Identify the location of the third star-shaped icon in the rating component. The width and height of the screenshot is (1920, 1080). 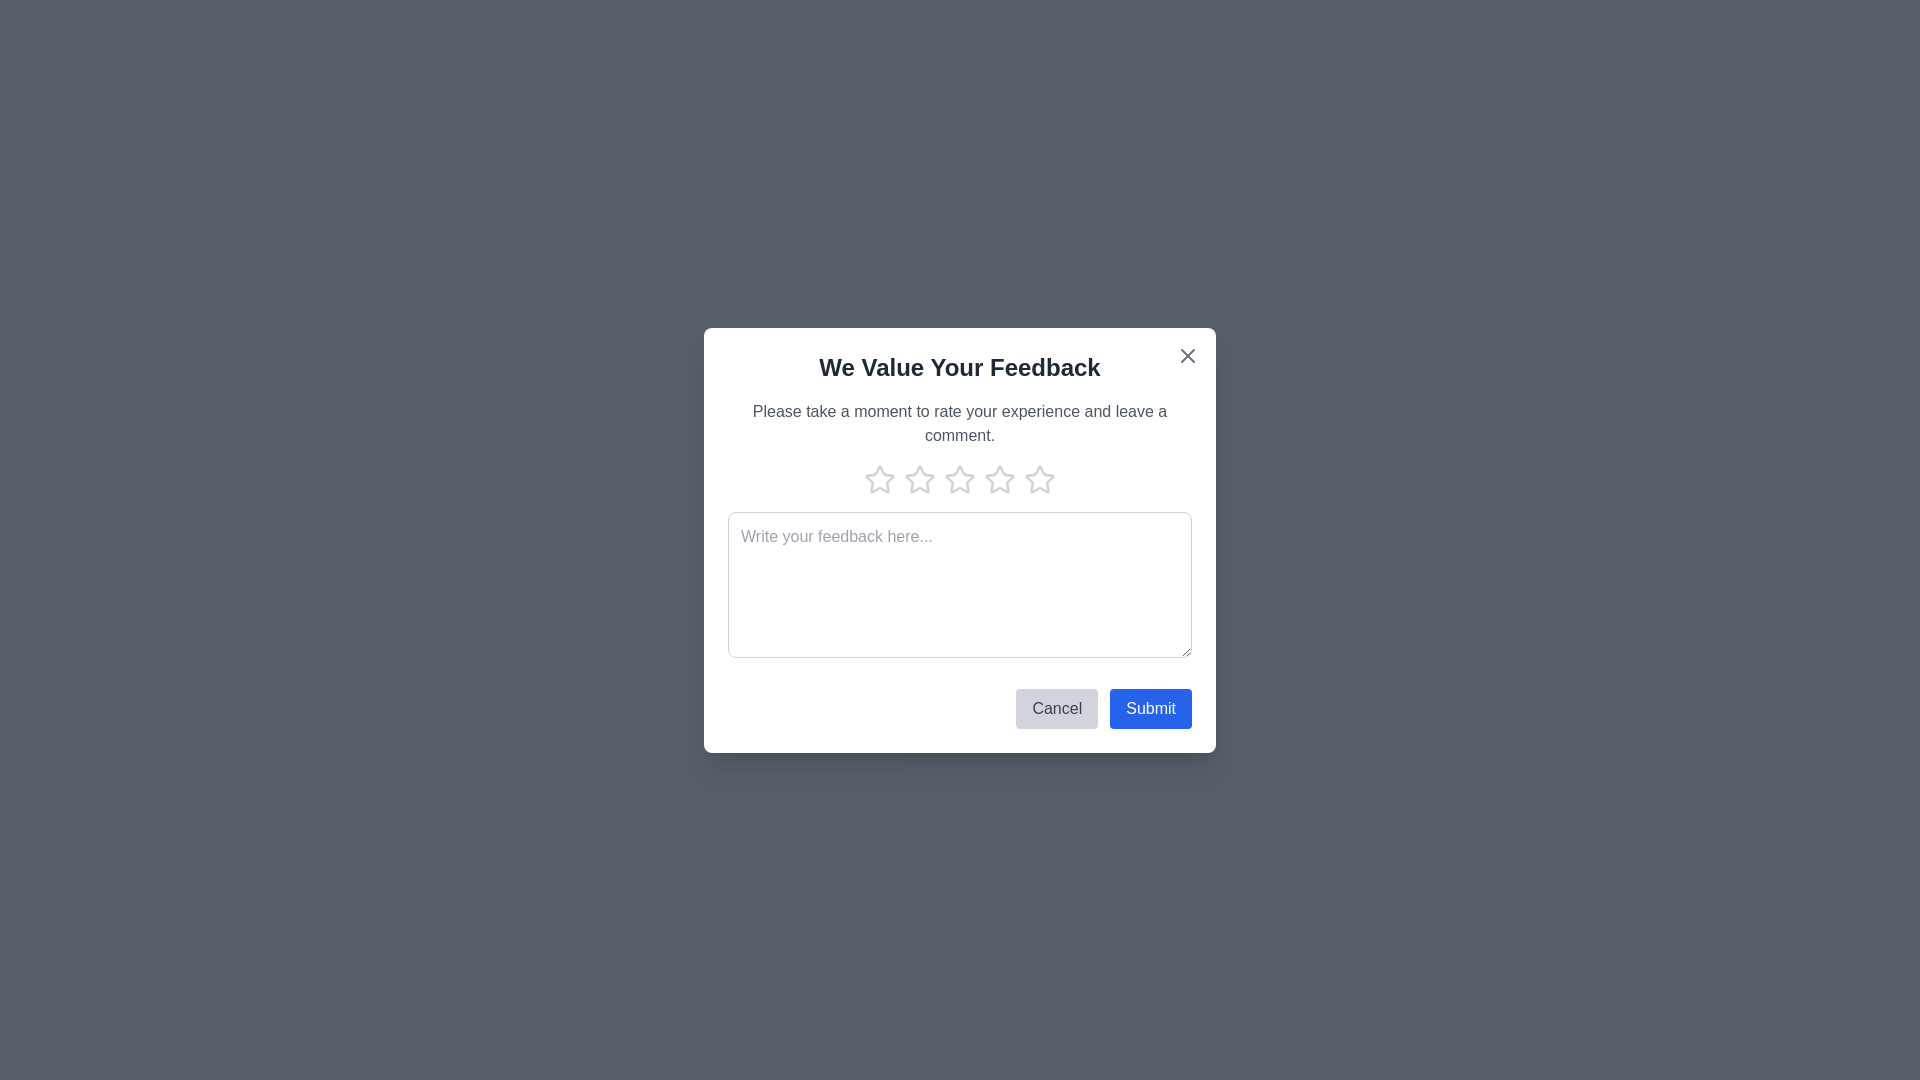
(960, 478).